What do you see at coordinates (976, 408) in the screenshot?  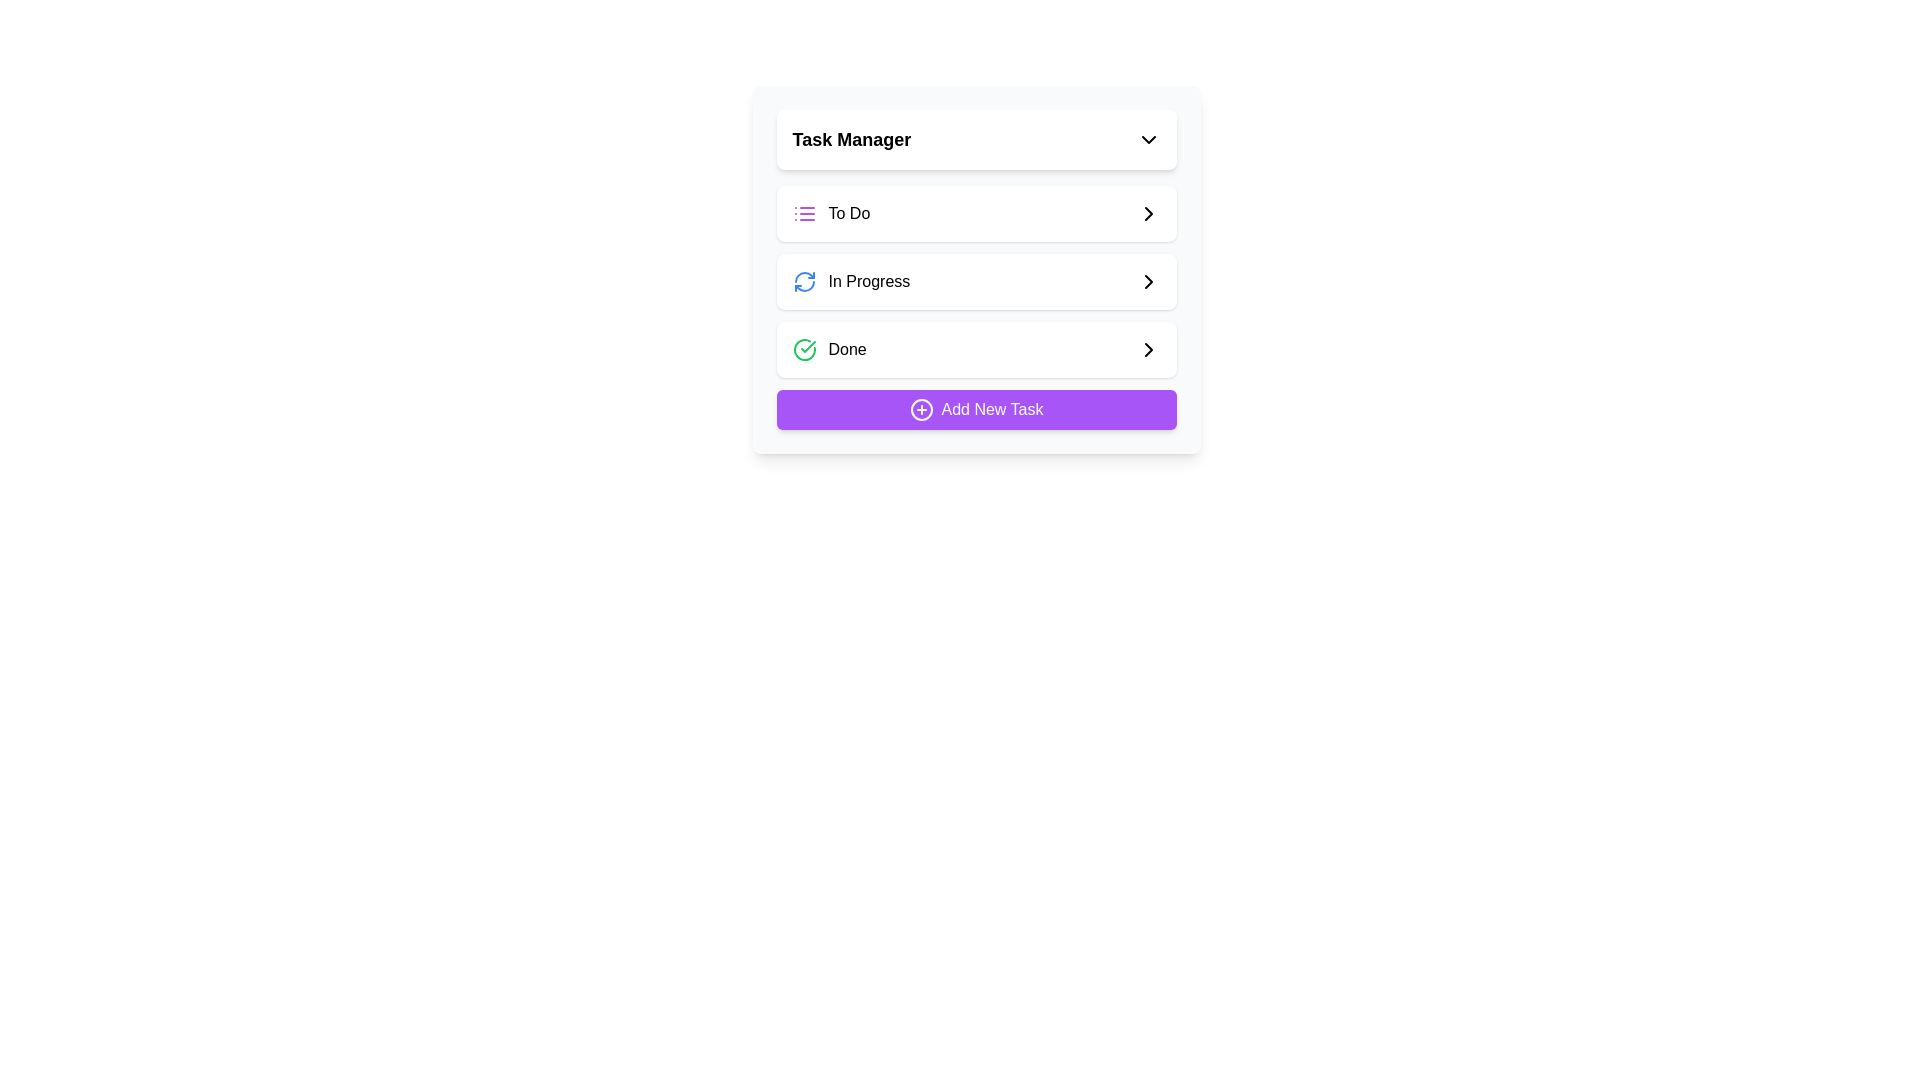 I see `the 'Add Task' button located at the bottom of the 'Task Manager' panel` at bounding box center [976, 408].